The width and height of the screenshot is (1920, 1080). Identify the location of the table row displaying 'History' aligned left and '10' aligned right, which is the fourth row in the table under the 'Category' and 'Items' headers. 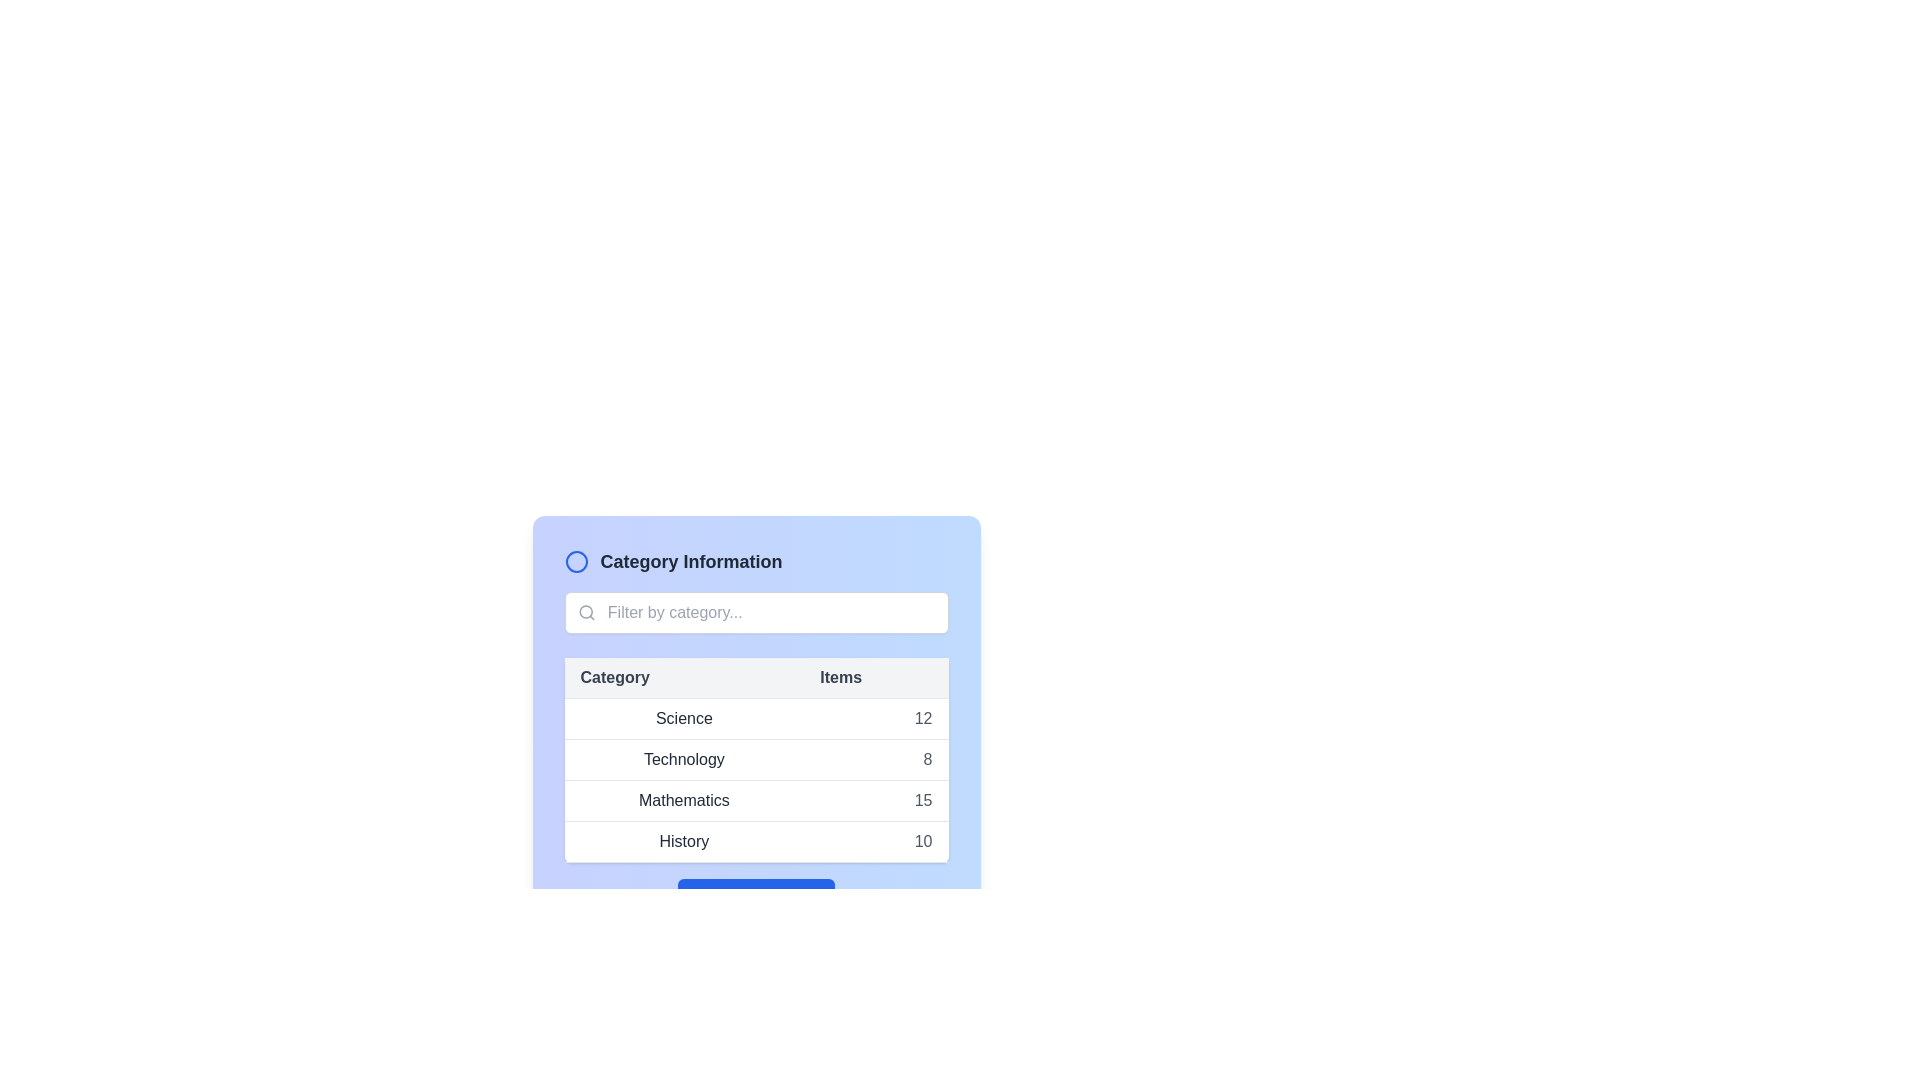
(755, 841).